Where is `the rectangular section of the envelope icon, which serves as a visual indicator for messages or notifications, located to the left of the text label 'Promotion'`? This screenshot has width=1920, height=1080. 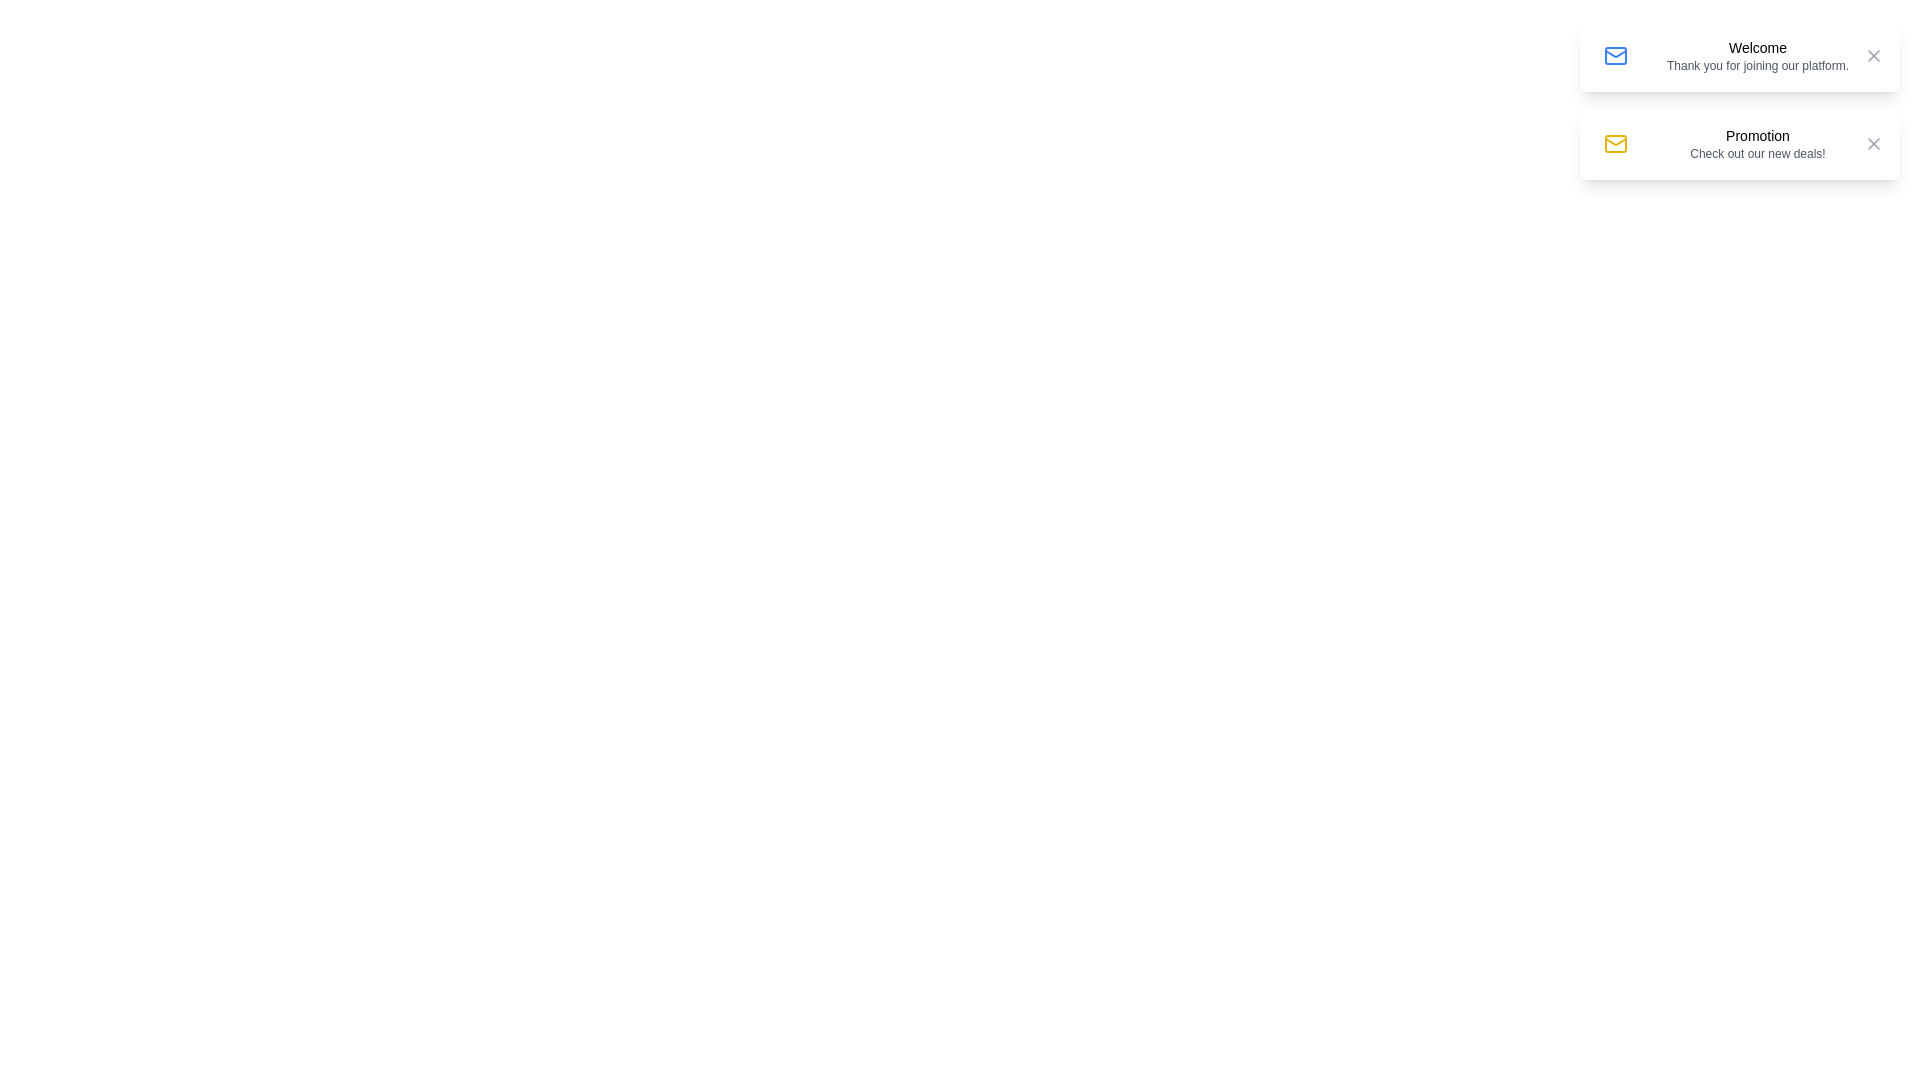
the rectangular section of the envelope icon, which serves as a visual indicator for messages or notifications, located to the left of the text label 'Promotion' is located at coordinates (1616, 142).